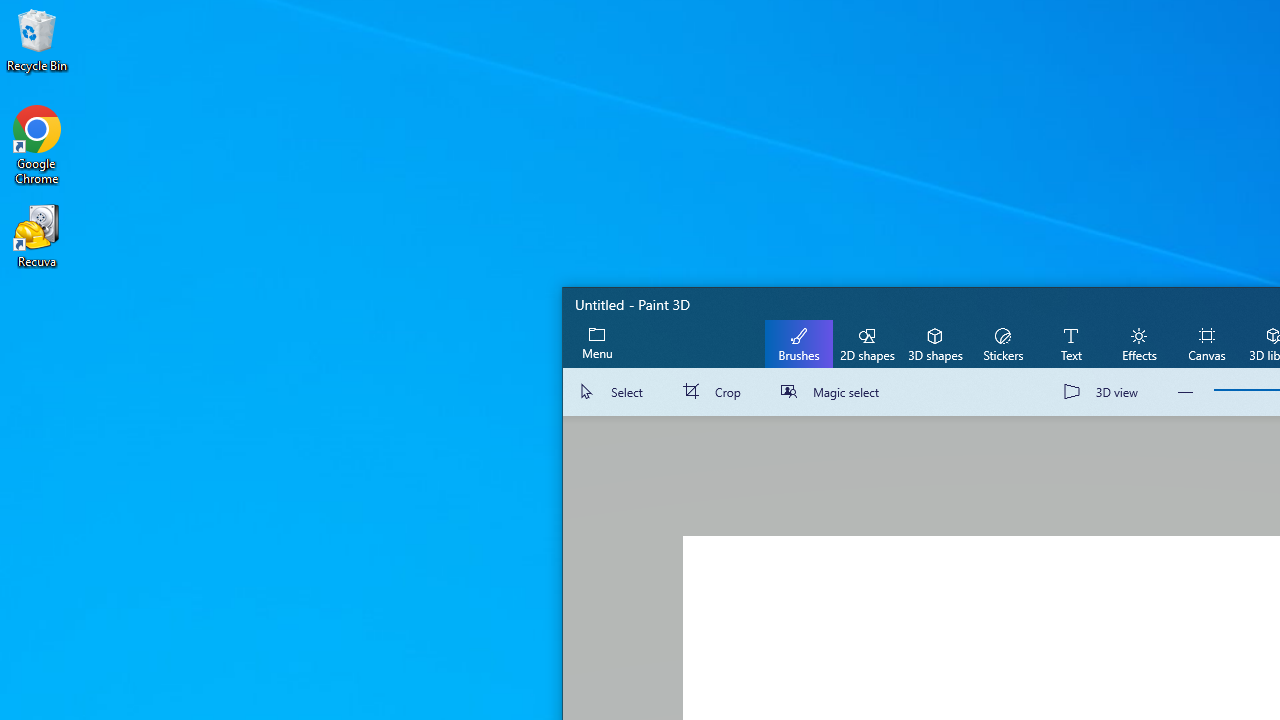  What do you see at coordinates (1002, 342) in the screenshot?
I see `'Stickers'` at bounding box center [1002, 342].